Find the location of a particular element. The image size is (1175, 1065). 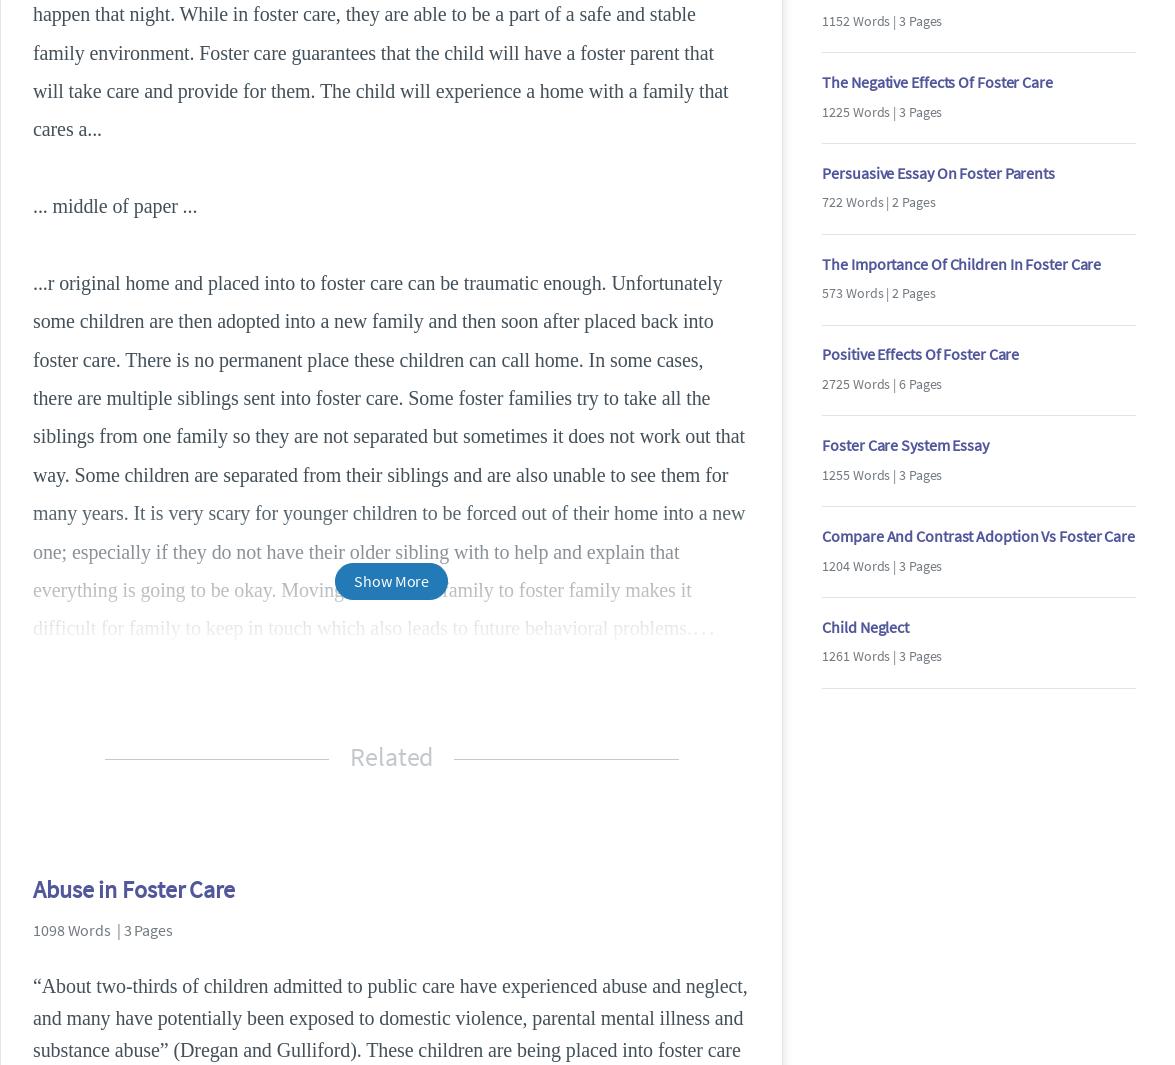

'1152 Words | 3 Pages' is located at coordinates (880, 19).